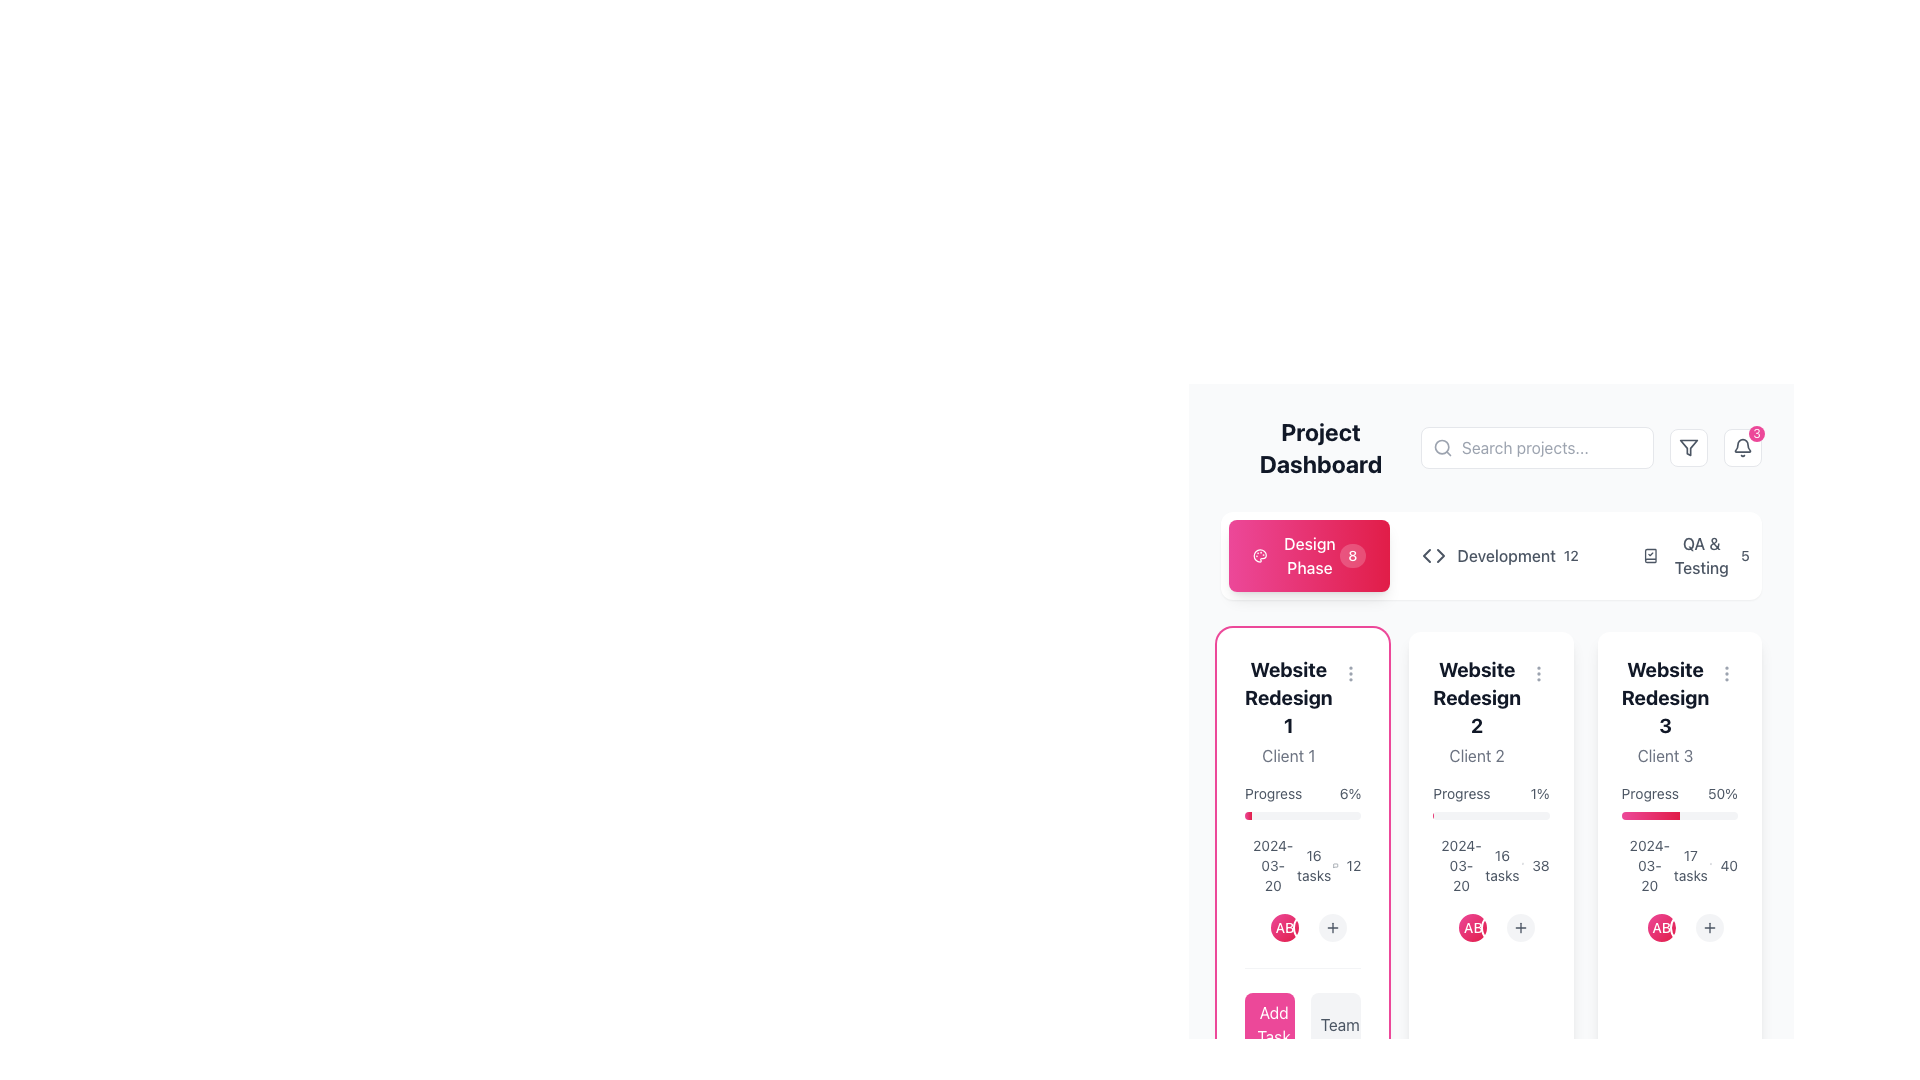 Image resolution: width=1920 pixels, height=1080 pixels. I want to click on the ProgressIndicator displaying the progress percentage for the 'Website Redesign 3' project on the Project Dashboard, so click(1650, 816).